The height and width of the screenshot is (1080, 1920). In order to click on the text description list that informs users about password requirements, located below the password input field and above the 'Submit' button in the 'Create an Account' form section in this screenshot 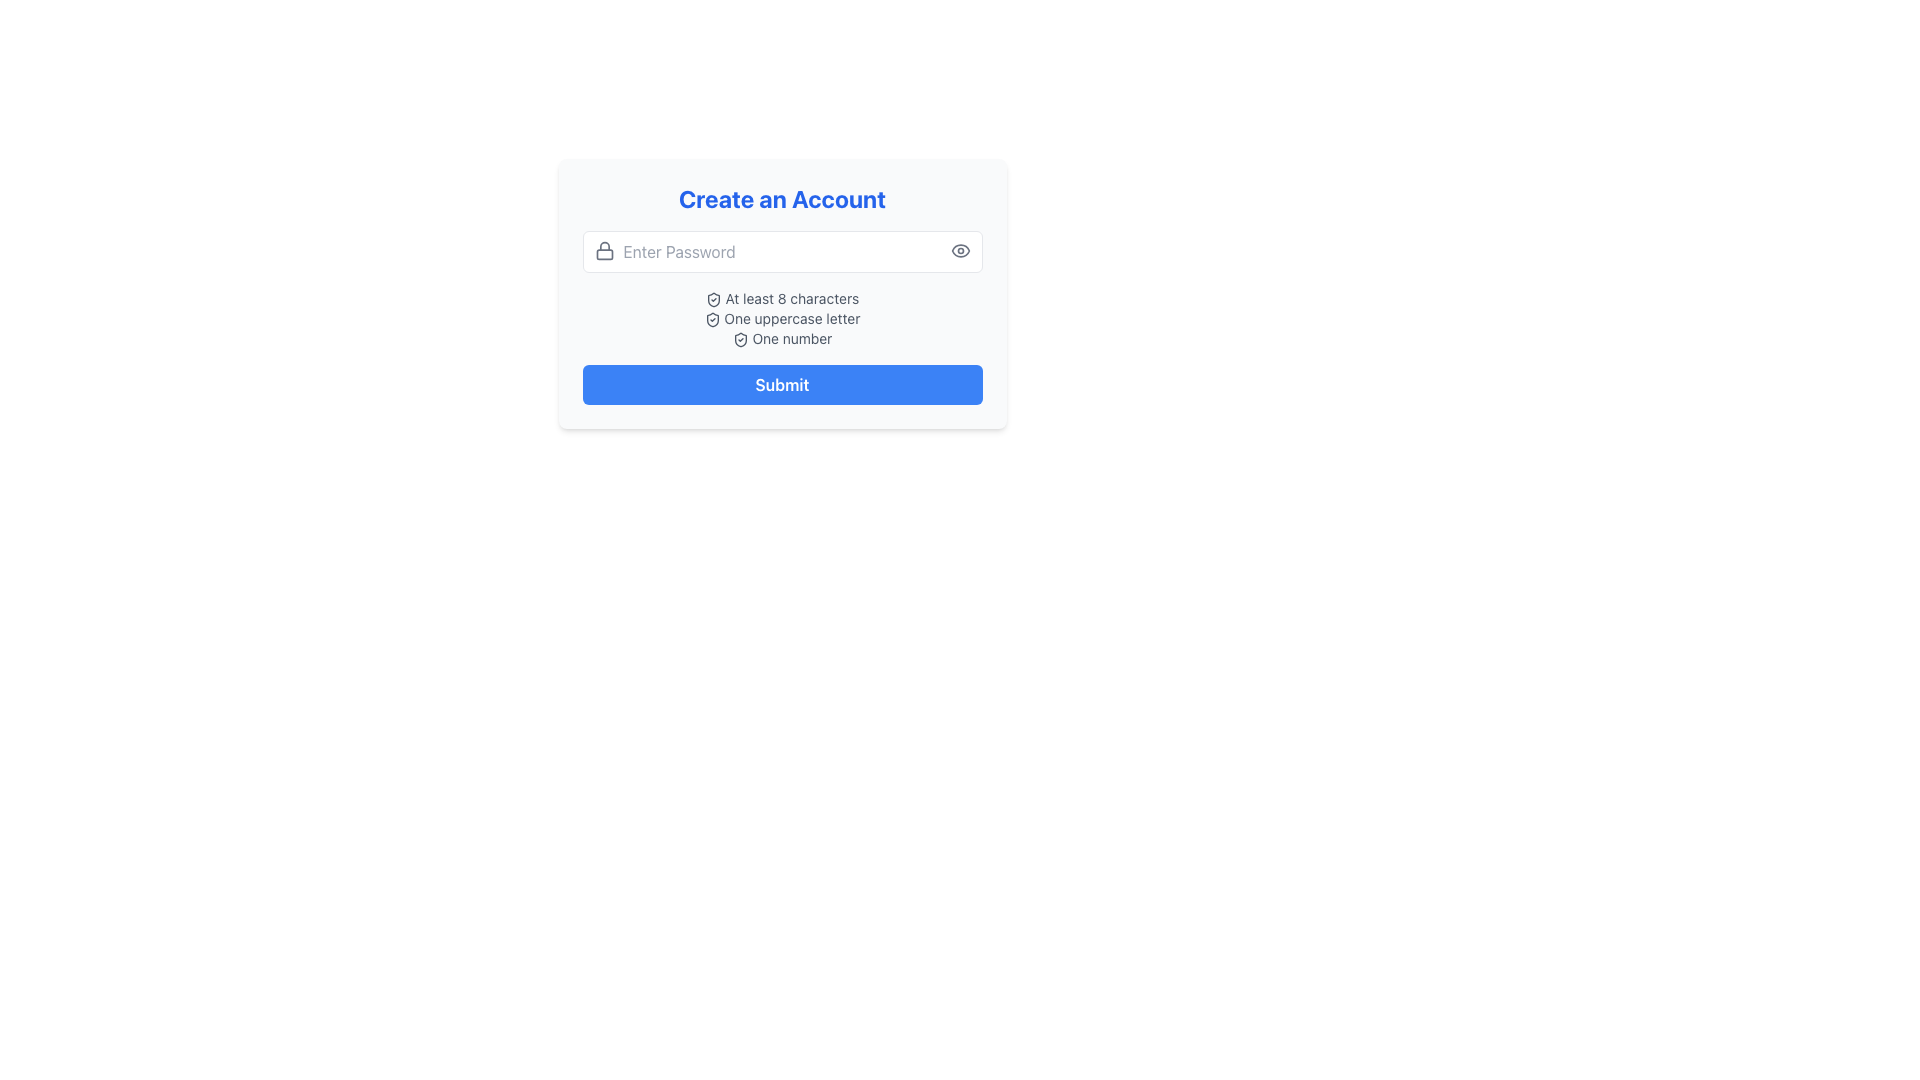, I will do `click(781, 318)`.